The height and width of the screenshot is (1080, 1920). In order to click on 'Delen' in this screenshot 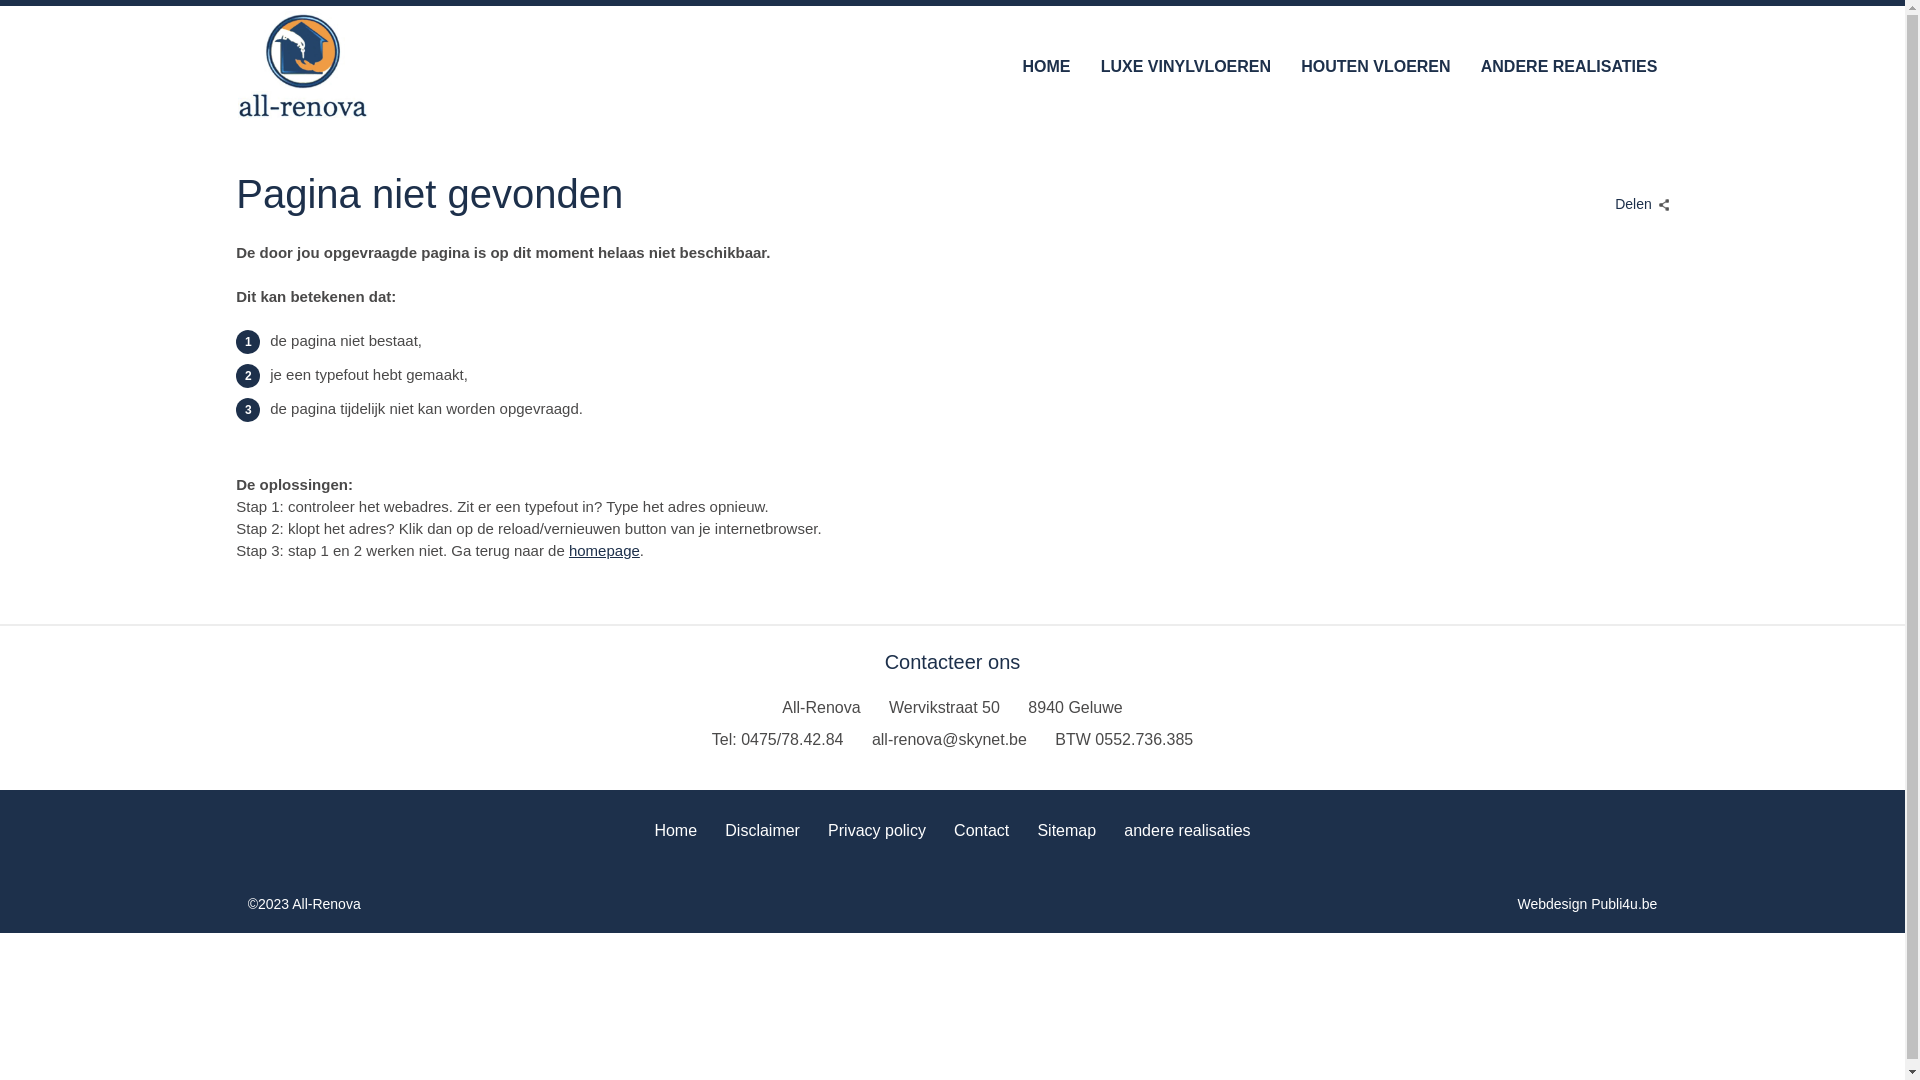, I will do `click(1637, 198)`.